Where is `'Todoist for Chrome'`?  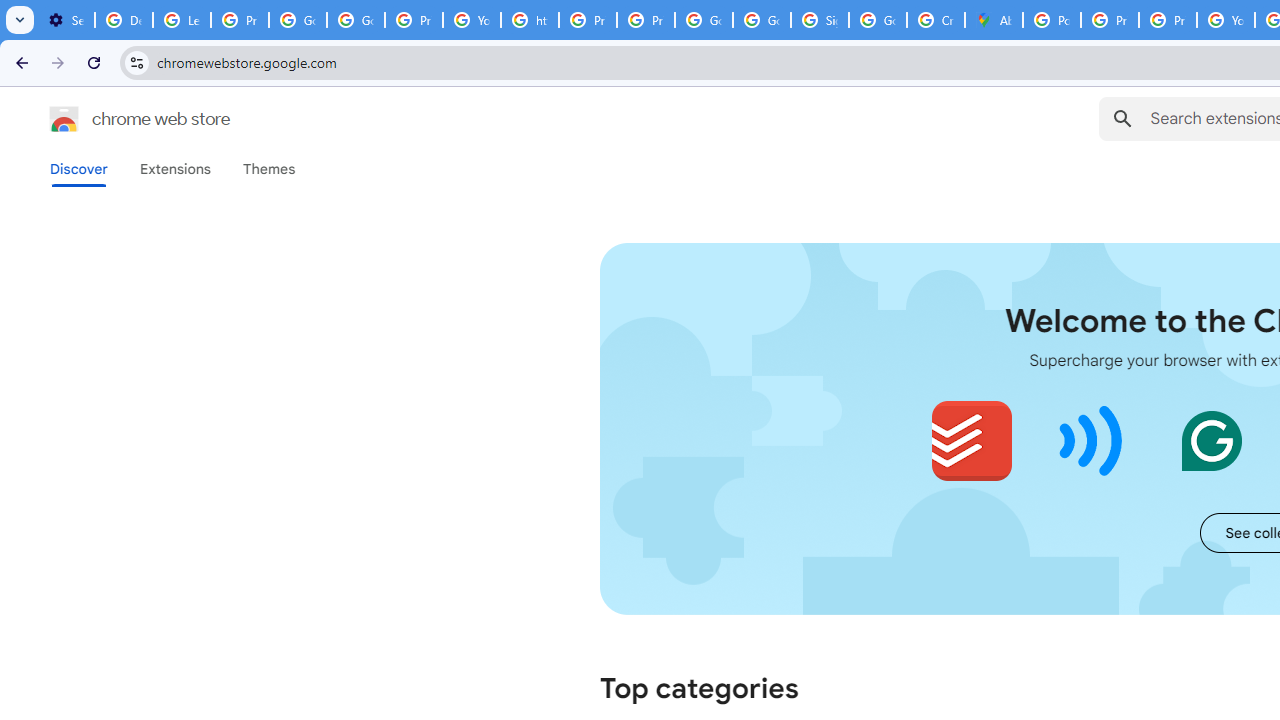
'Todoist for Chrome' is located at coordinates (971, 440).